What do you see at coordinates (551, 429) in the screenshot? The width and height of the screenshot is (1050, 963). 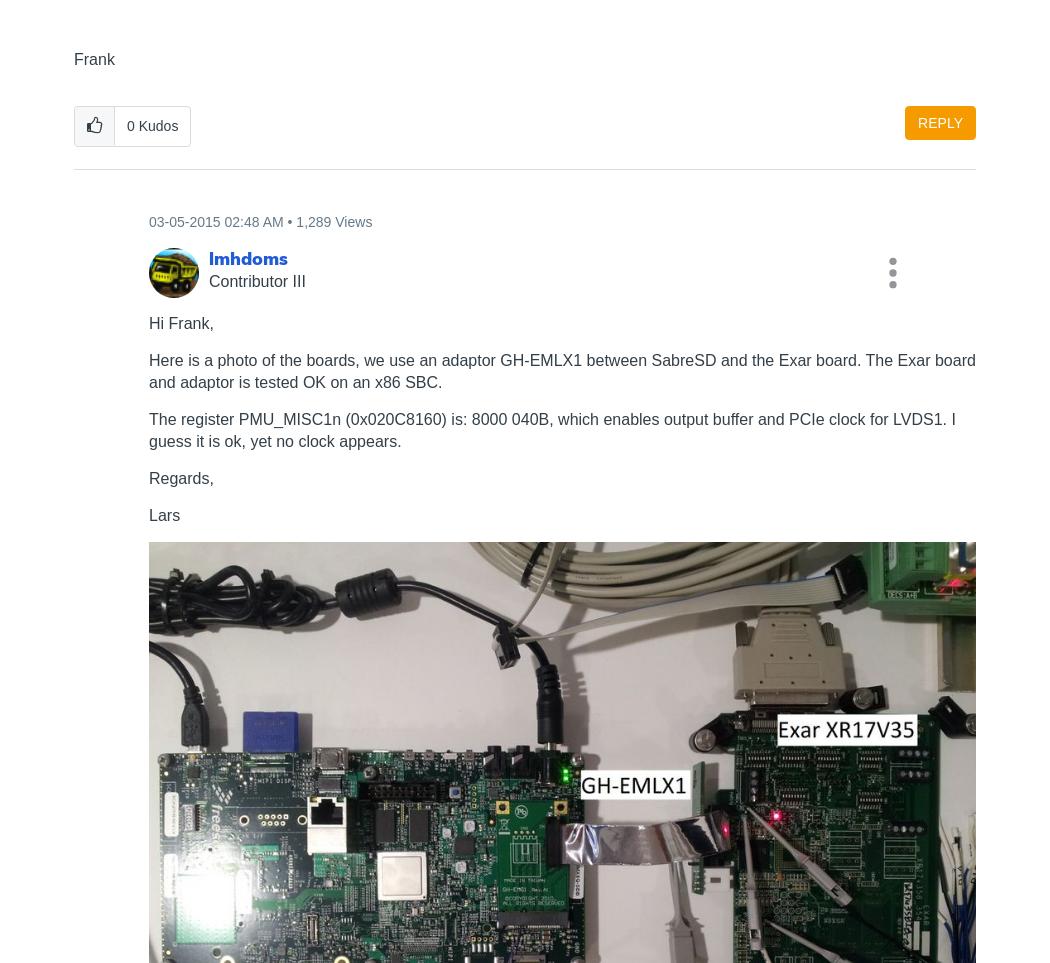 I see `'The register PMU_MISC1n (0x020C8160) is: 8000 040B, which enables output buffer and PCIe clock for LVDS1. I guess it is ok, yet no clock appears.'` at bounding box center [551, 429].